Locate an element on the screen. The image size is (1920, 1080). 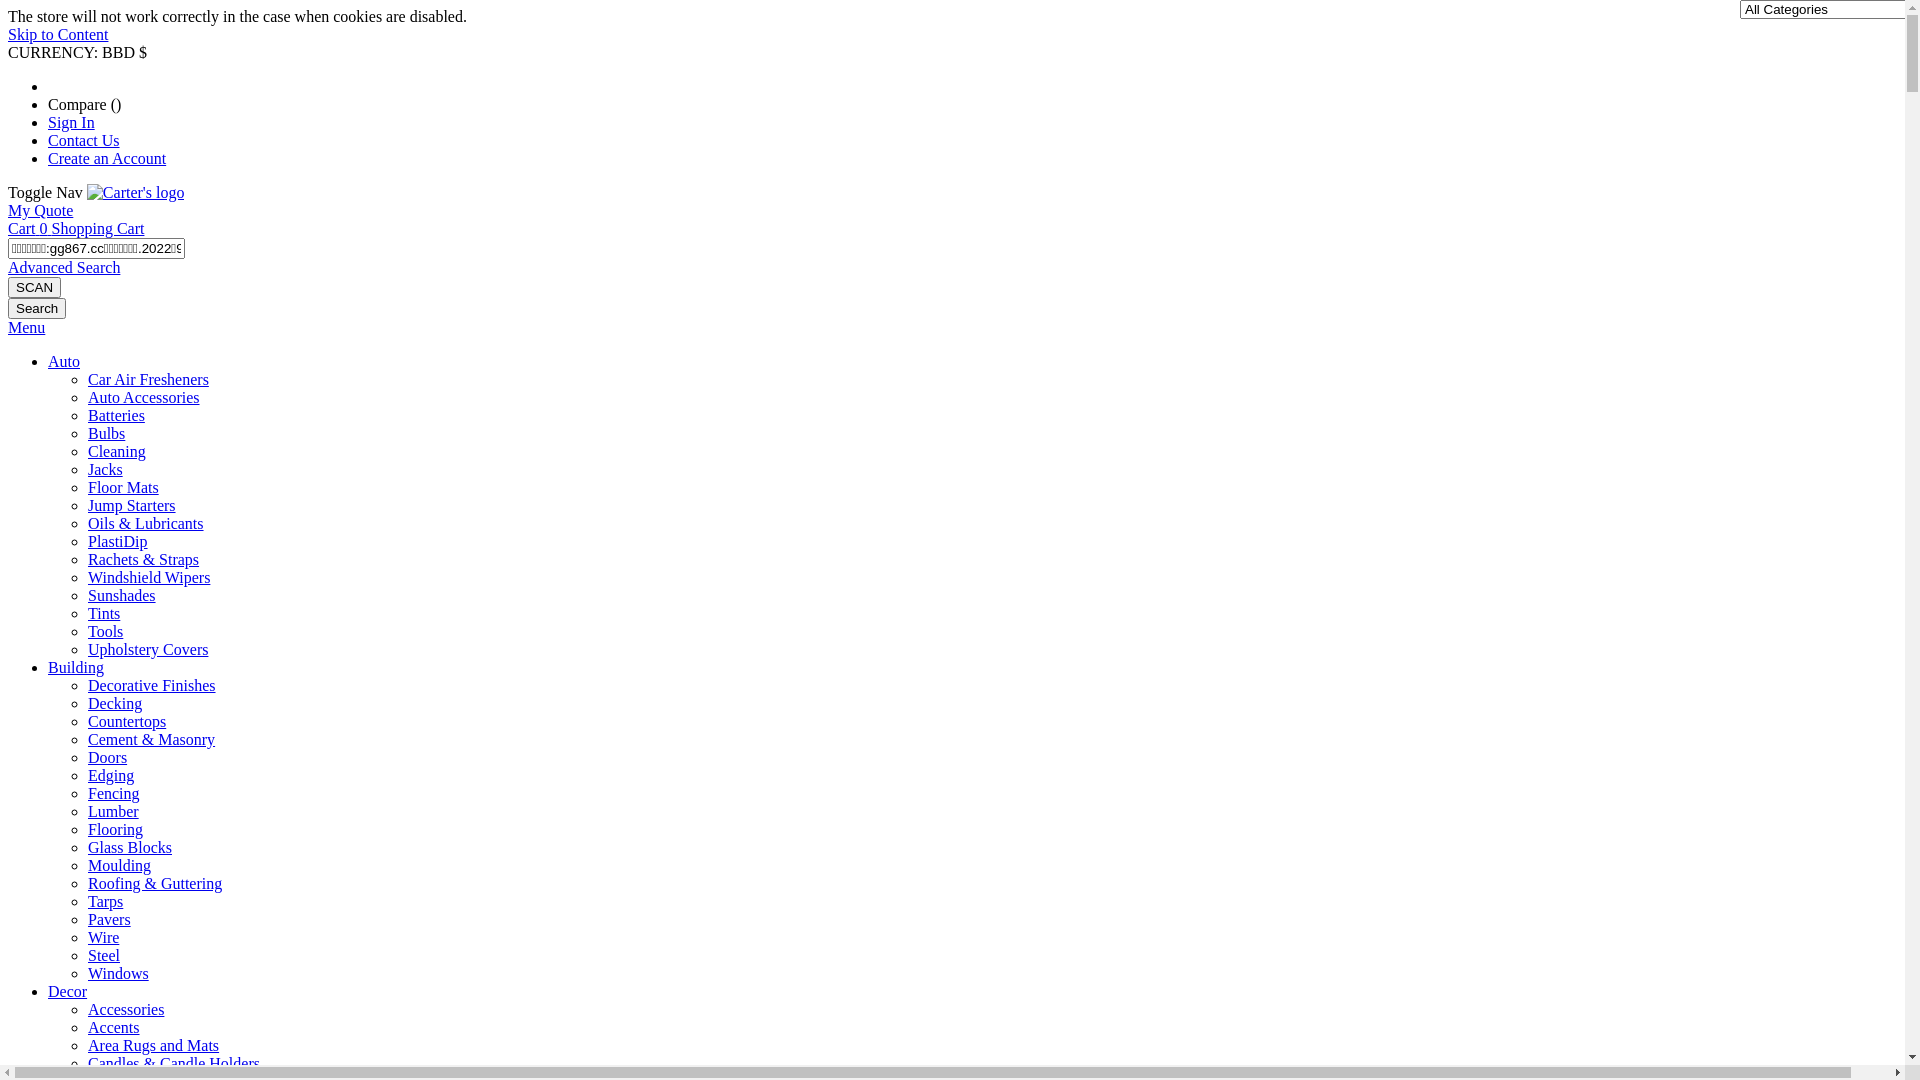
'Jump Starters' is located at coordinates (130, 504).